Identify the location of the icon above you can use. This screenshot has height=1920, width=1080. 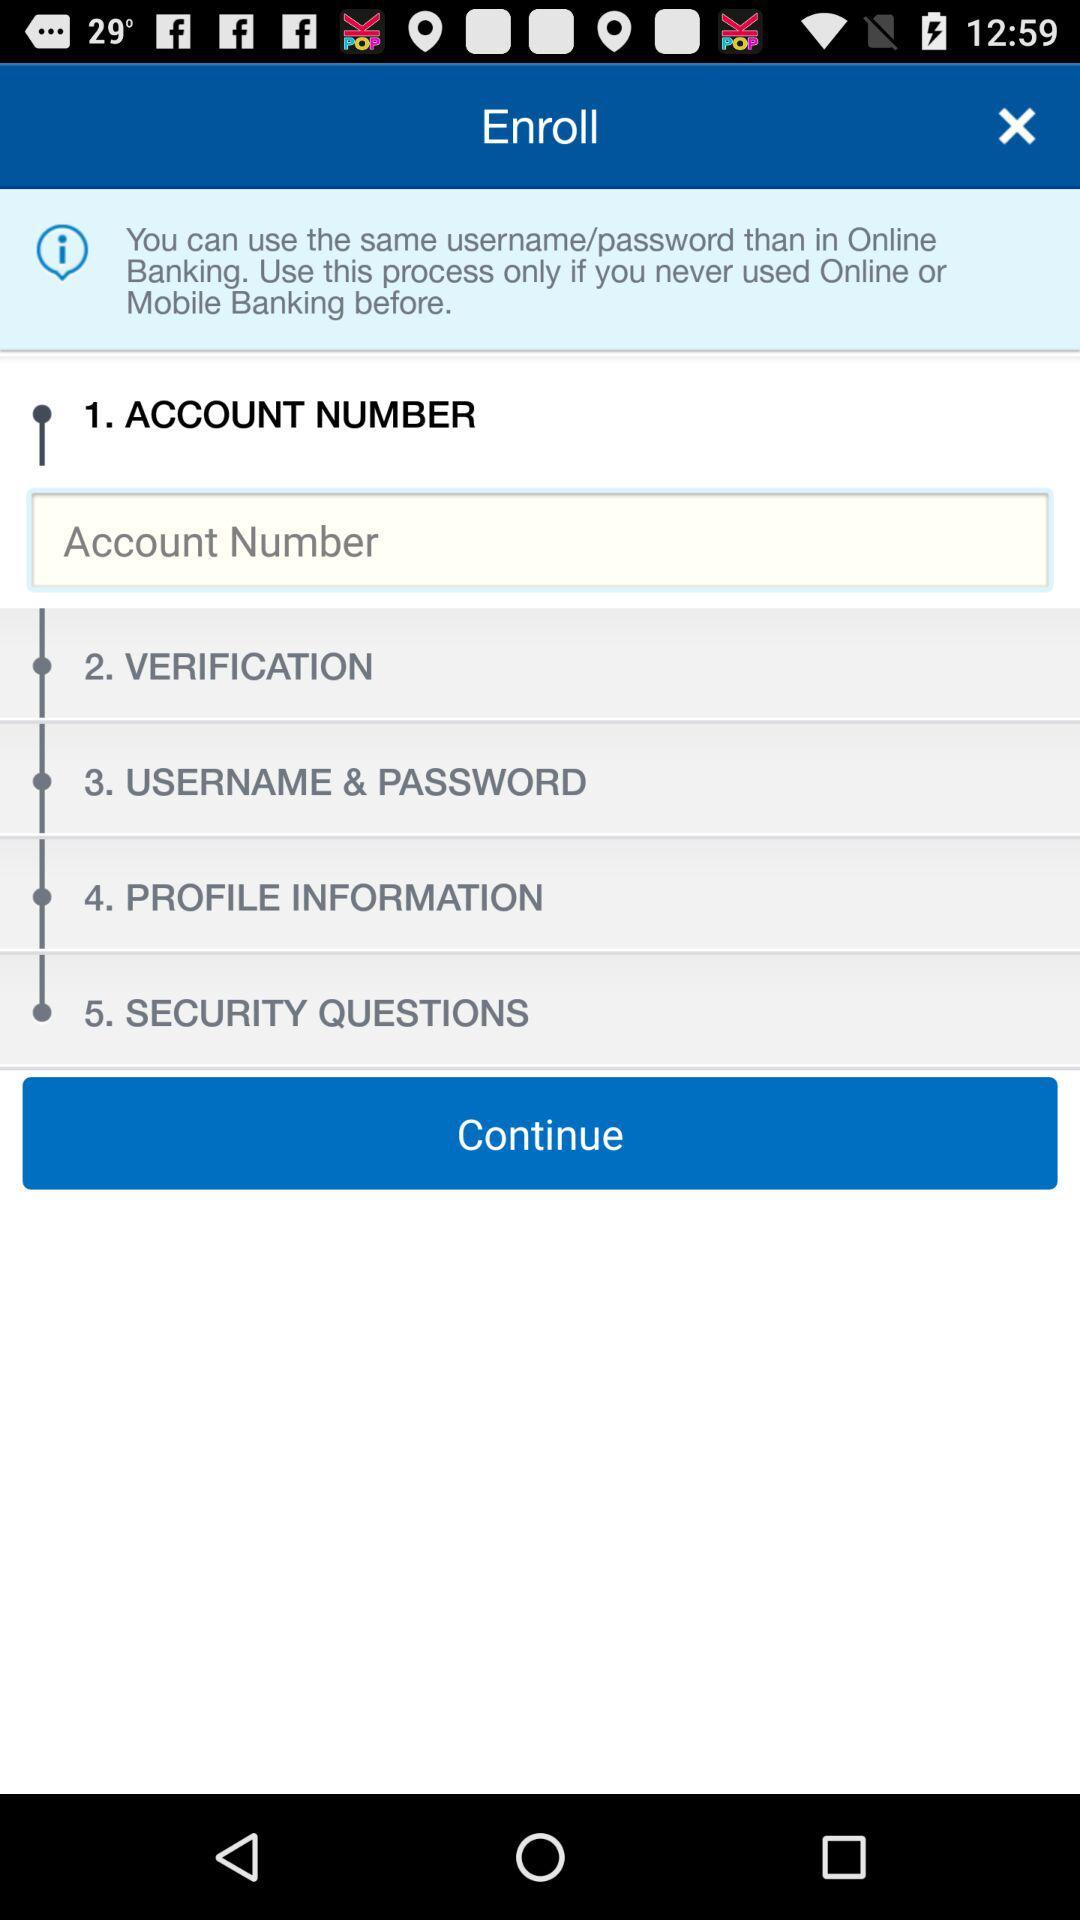
(540, 124).